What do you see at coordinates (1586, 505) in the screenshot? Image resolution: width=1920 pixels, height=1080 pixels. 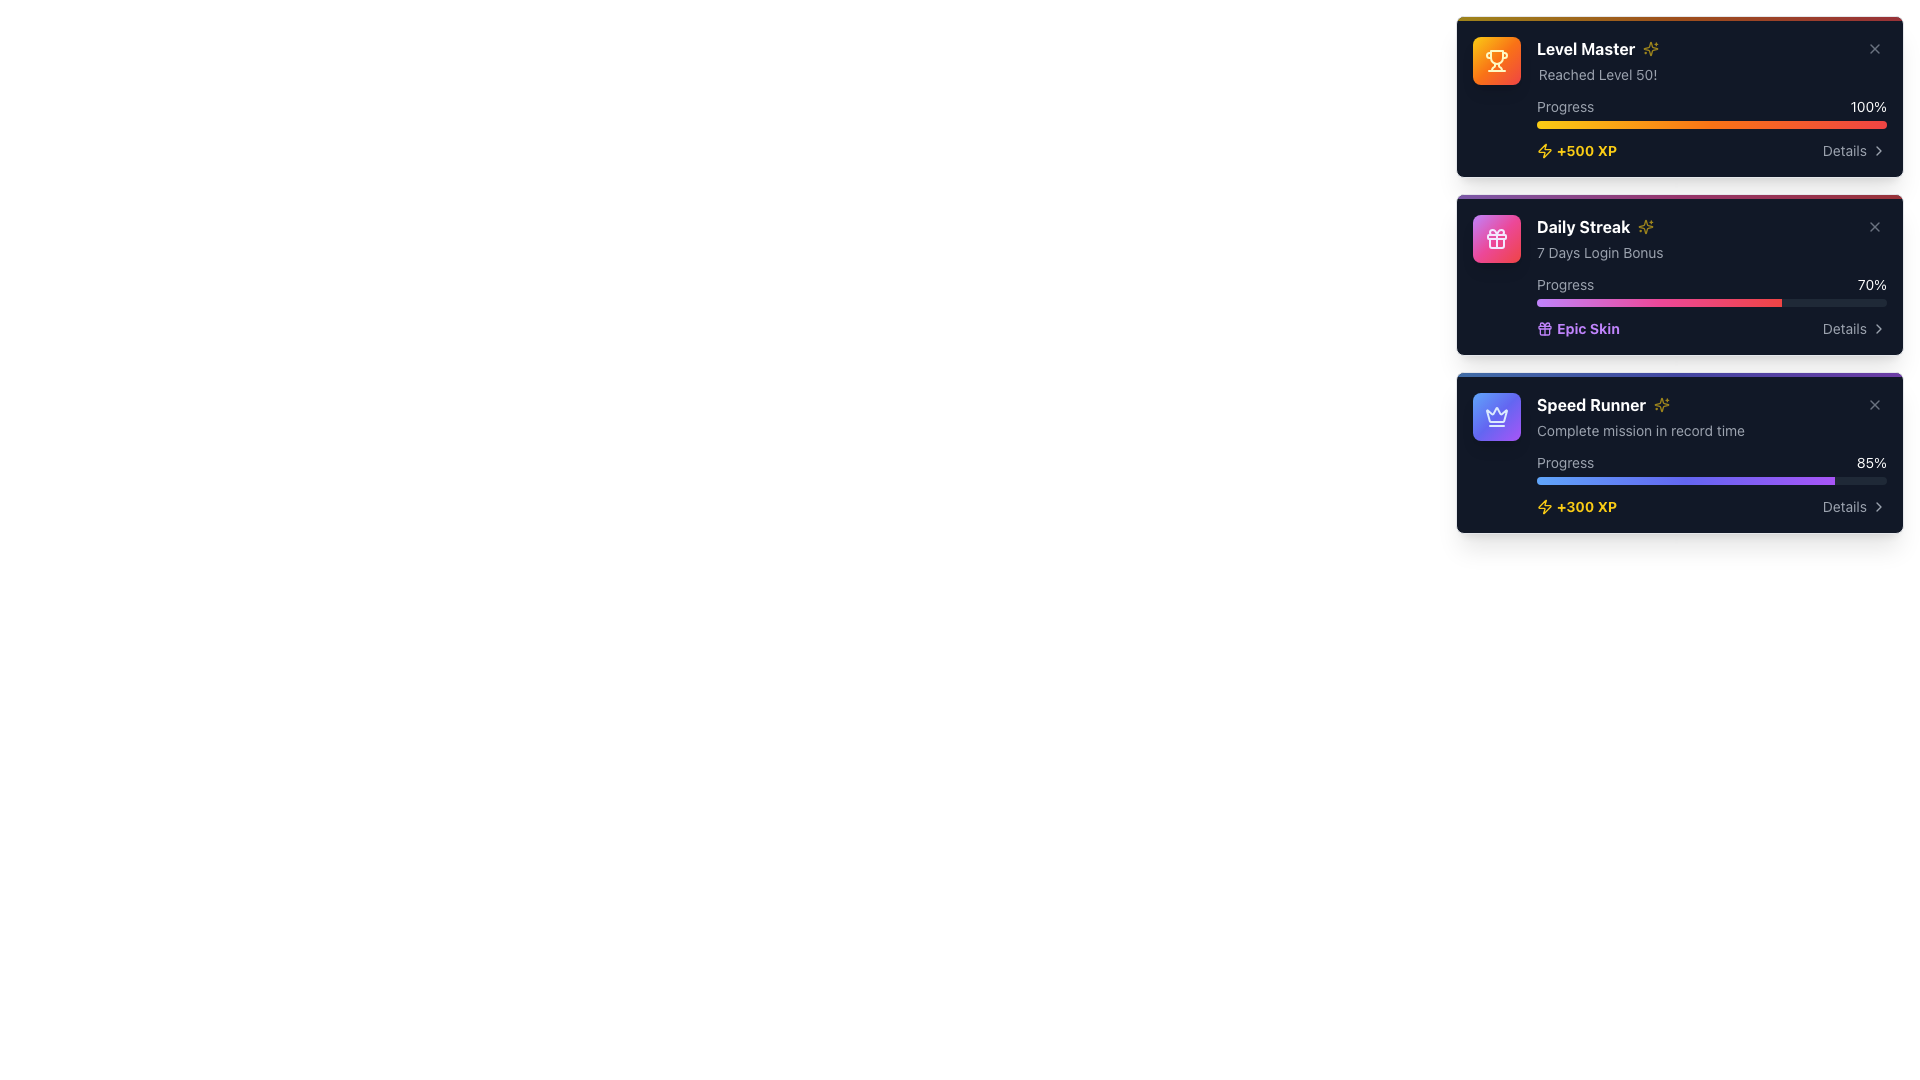 I see `the bold text label displaying '+300 XP' in yellow color, located next to the lightning bolt icon on the 'Speed Runner' card` at bounding box center [1586, 505].